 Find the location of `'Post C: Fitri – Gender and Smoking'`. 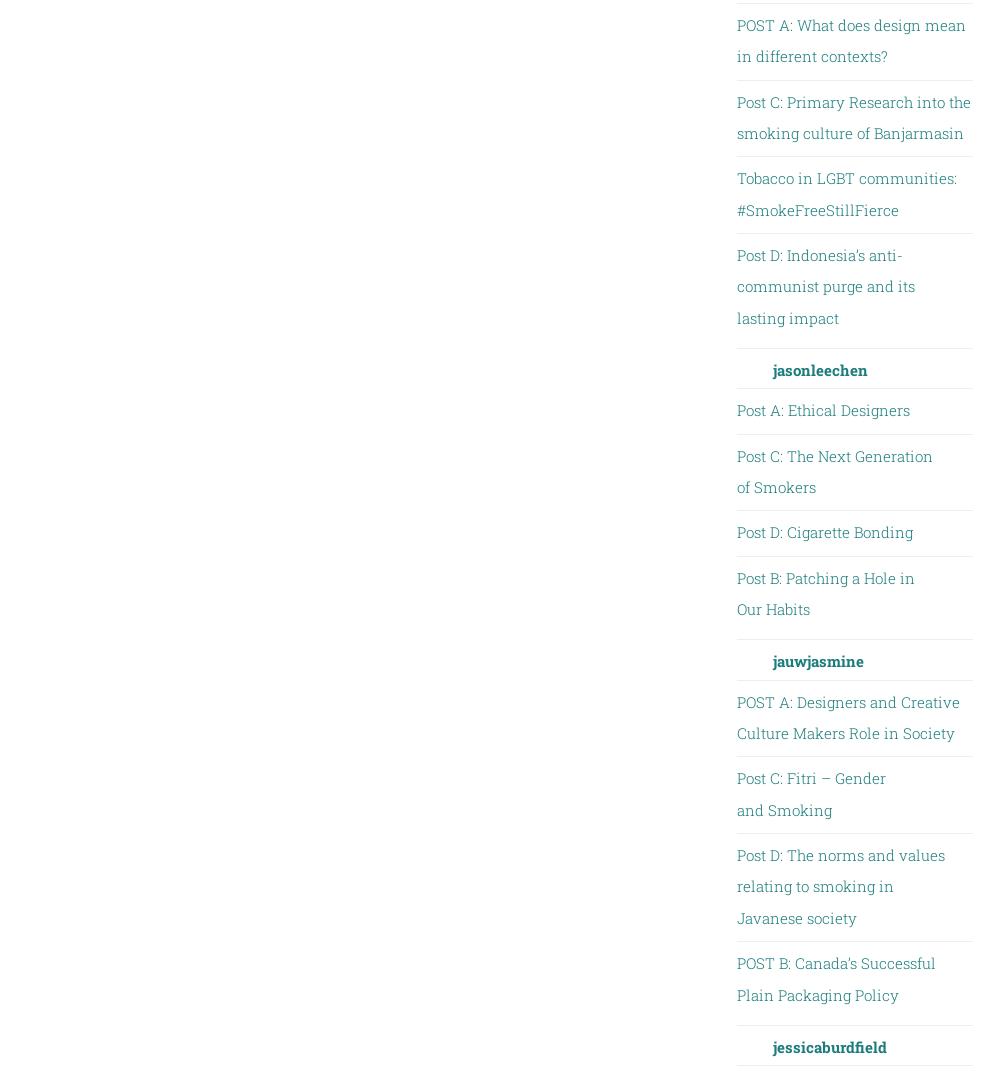

'Post C: Fitri – Gender and Smoking' is located at coordinates (735, 792).